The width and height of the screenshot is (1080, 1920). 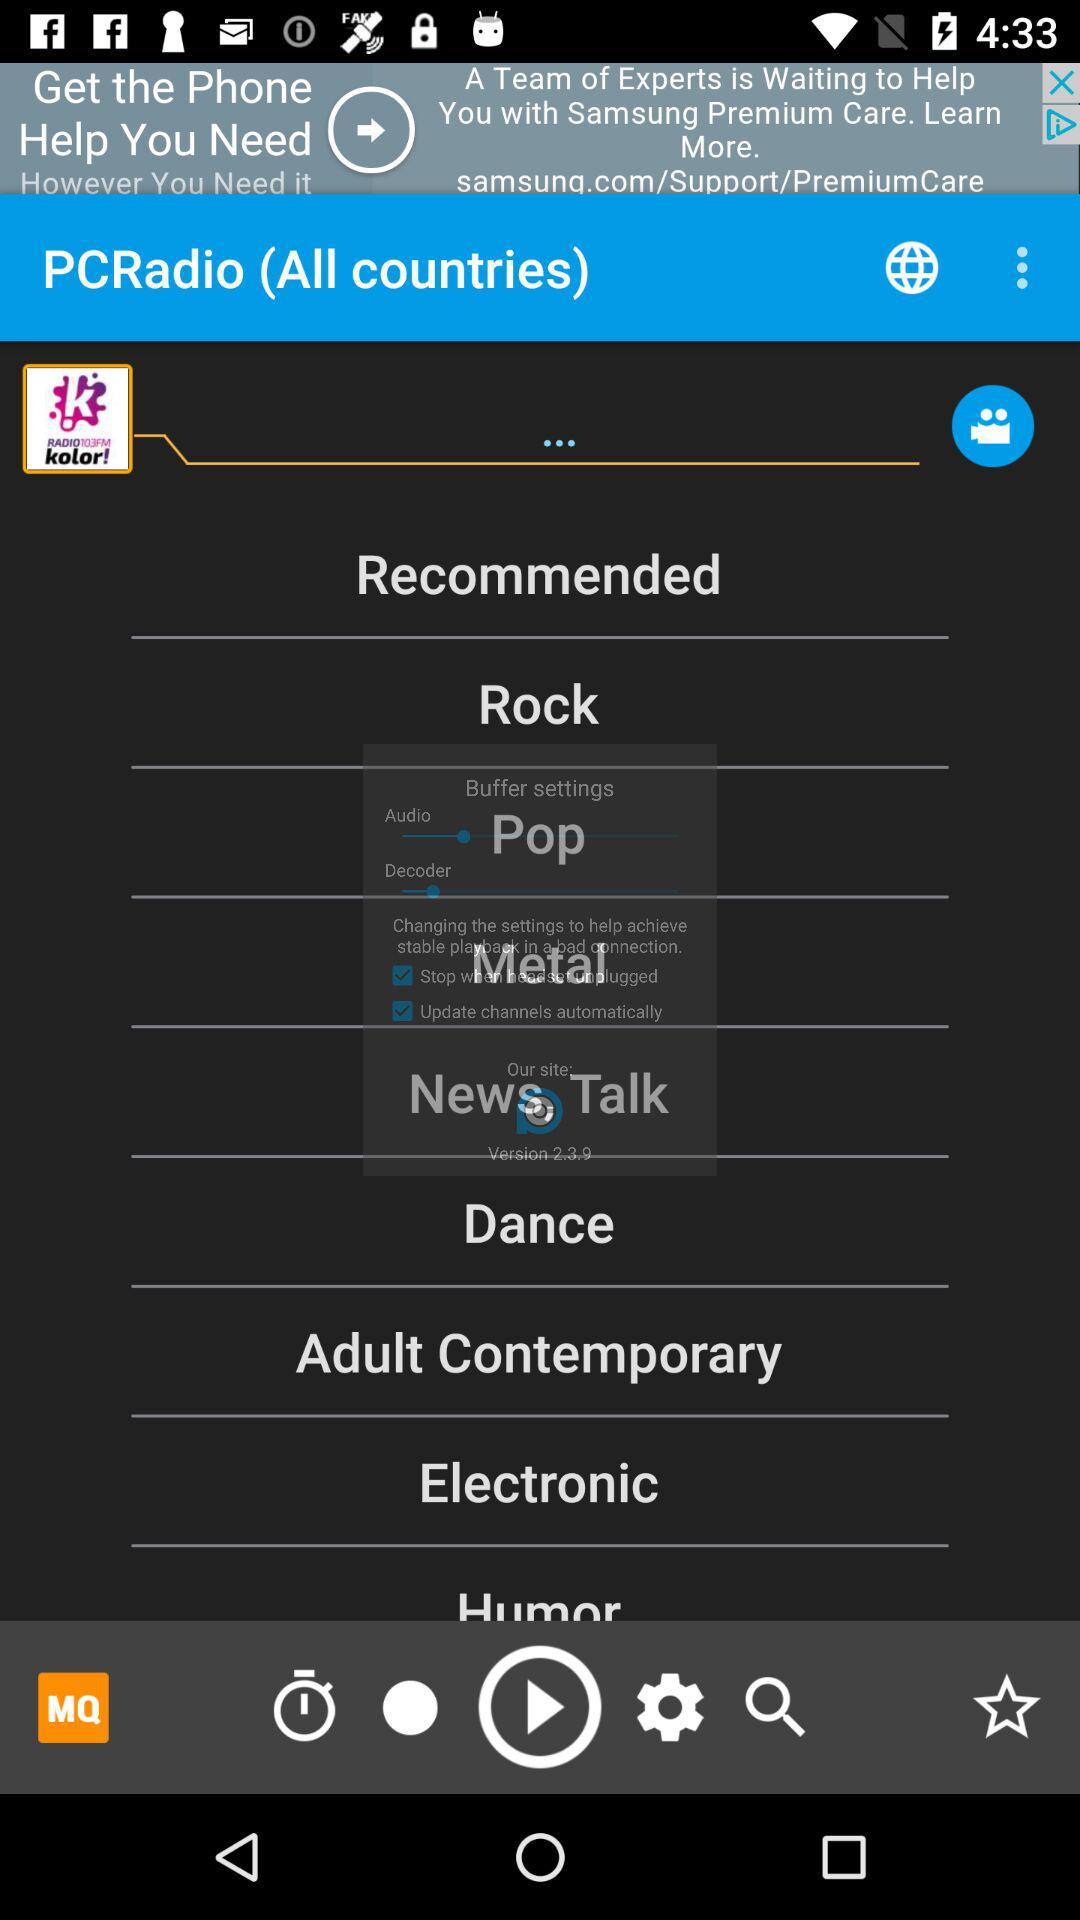 What do you see at coordinates (72, 1706) in the screenshot?
I see `for adverisment link` at bounding box center [72, 1706].